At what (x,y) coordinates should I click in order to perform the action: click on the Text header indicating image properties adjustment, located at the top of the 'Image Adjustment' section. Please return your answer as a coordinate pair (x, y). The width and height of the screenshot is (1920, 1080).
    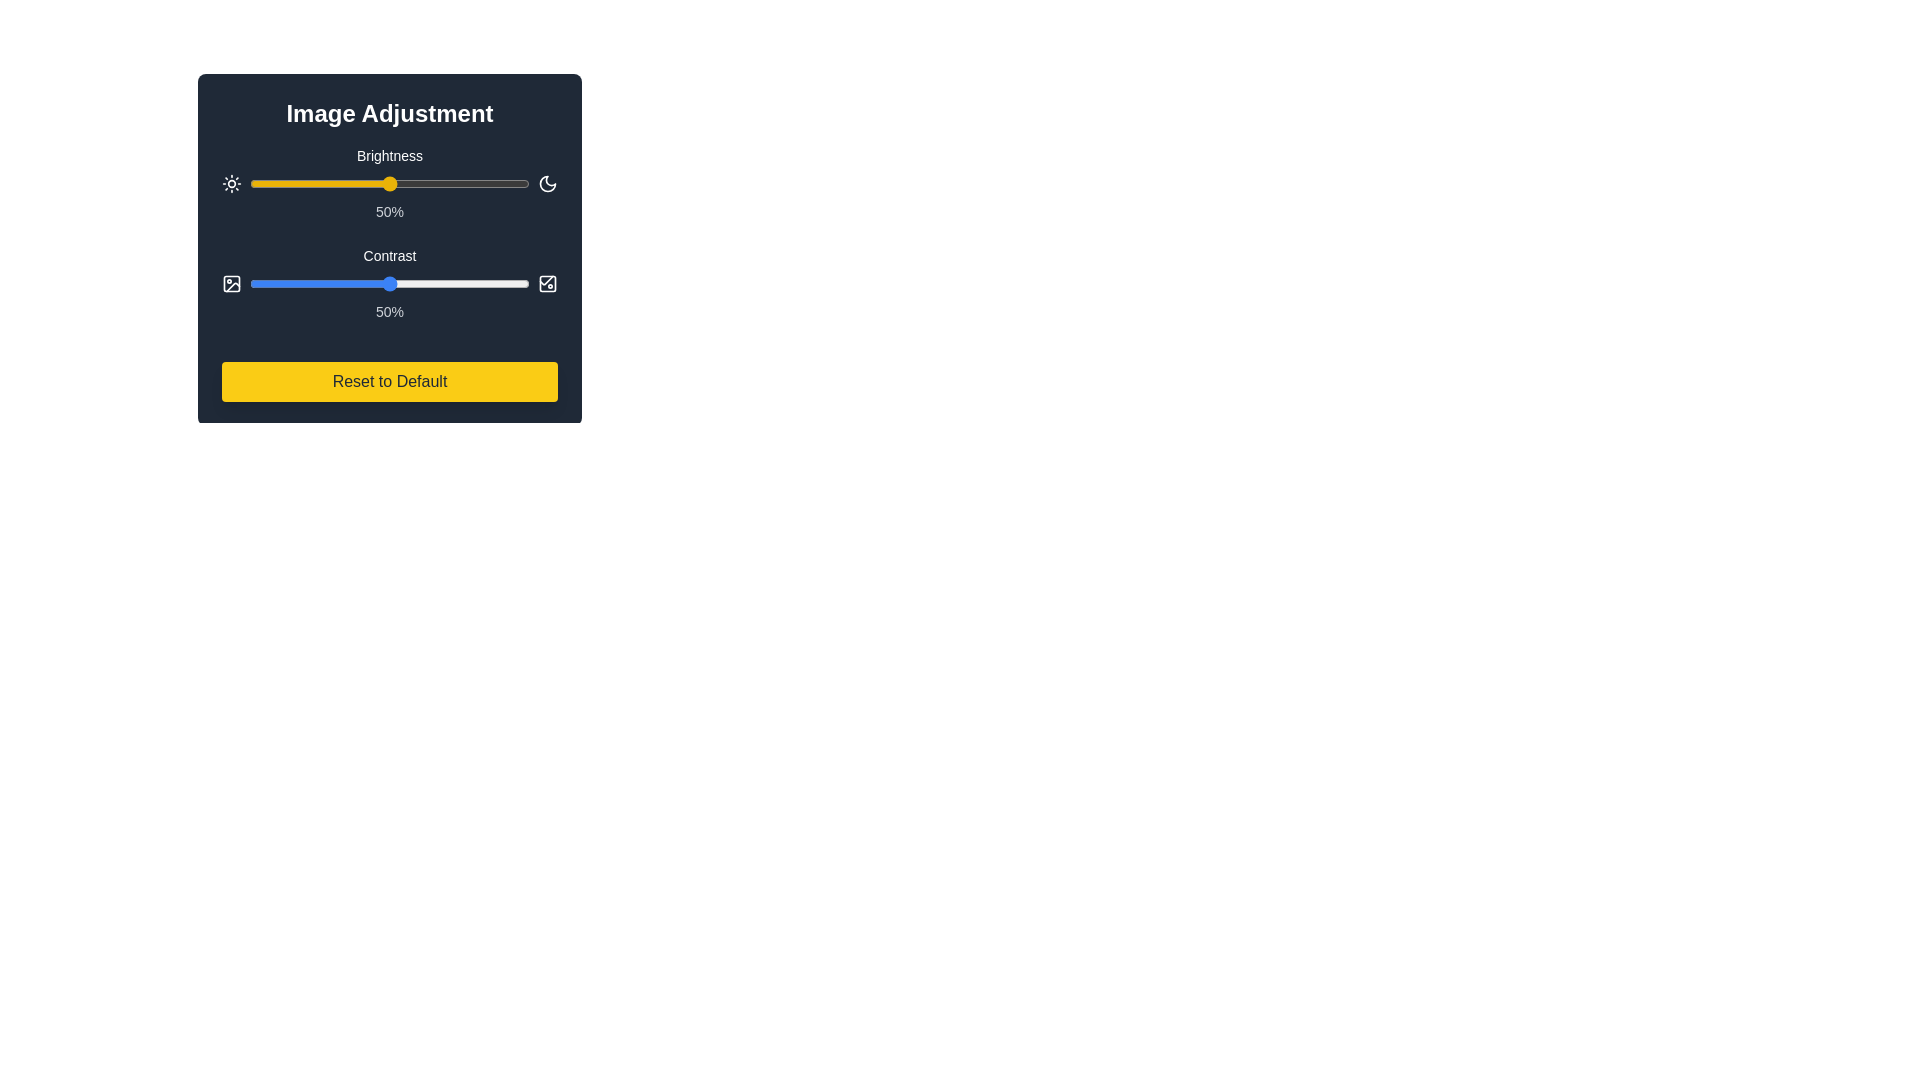
    Looking at the image, I should click on (389, 114).